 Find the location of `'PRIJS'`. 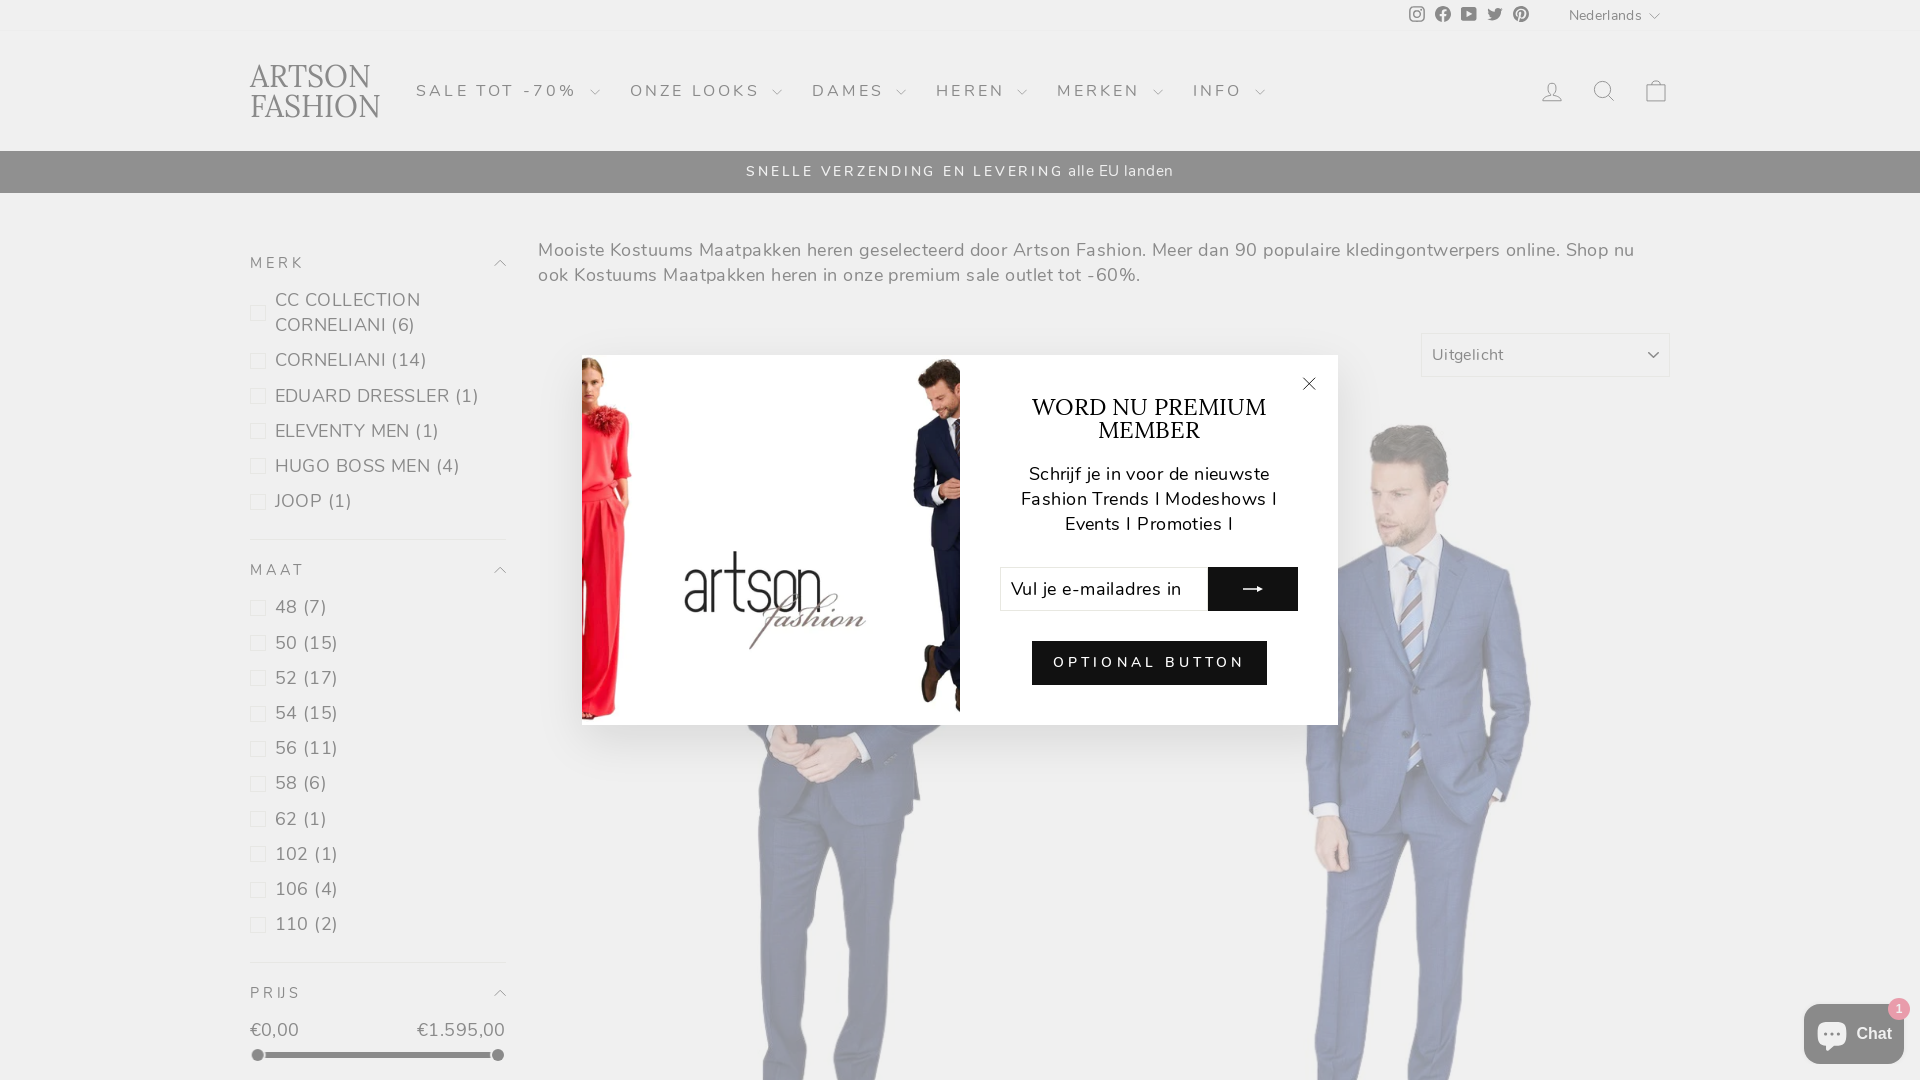

'PRIJS' is located at coordinates (378, 992).